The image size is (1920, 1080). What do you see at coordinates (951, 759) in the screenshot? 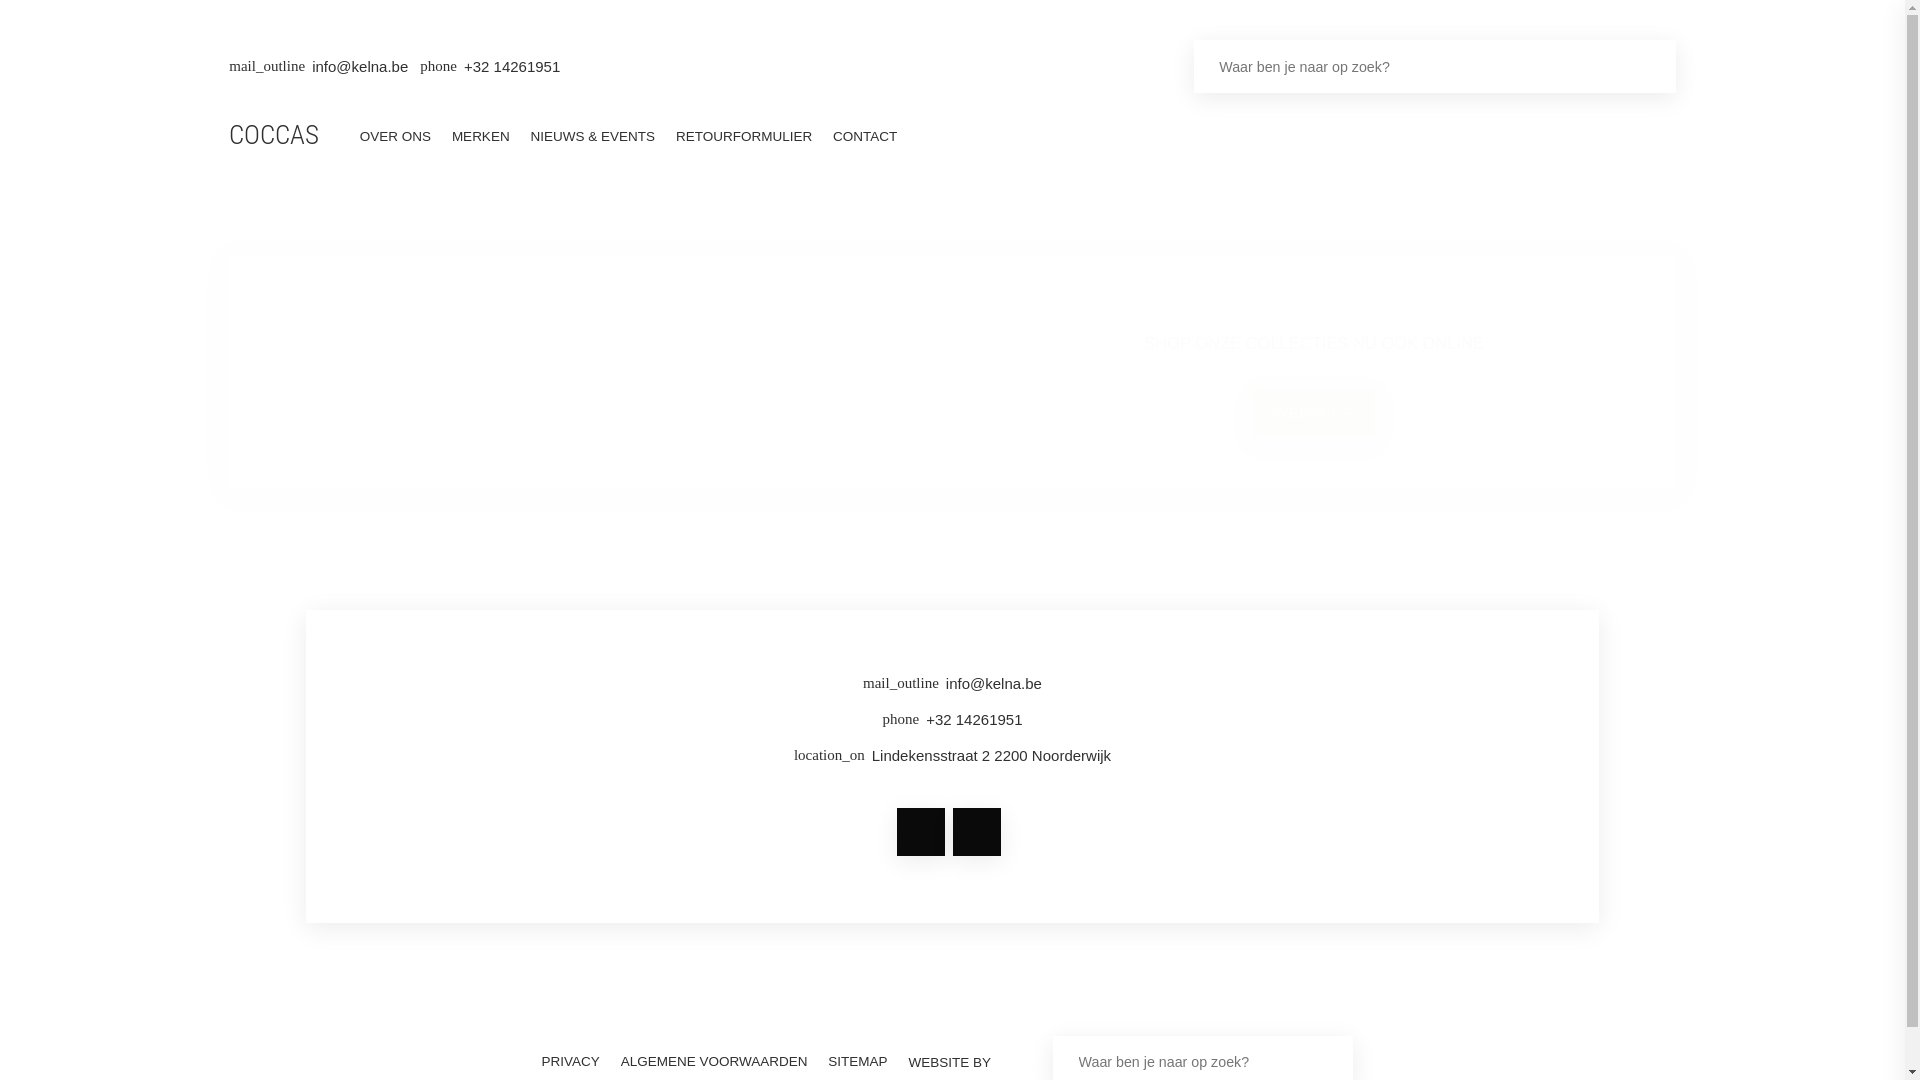
I see `'location_on` at bounding box center [951, 759].